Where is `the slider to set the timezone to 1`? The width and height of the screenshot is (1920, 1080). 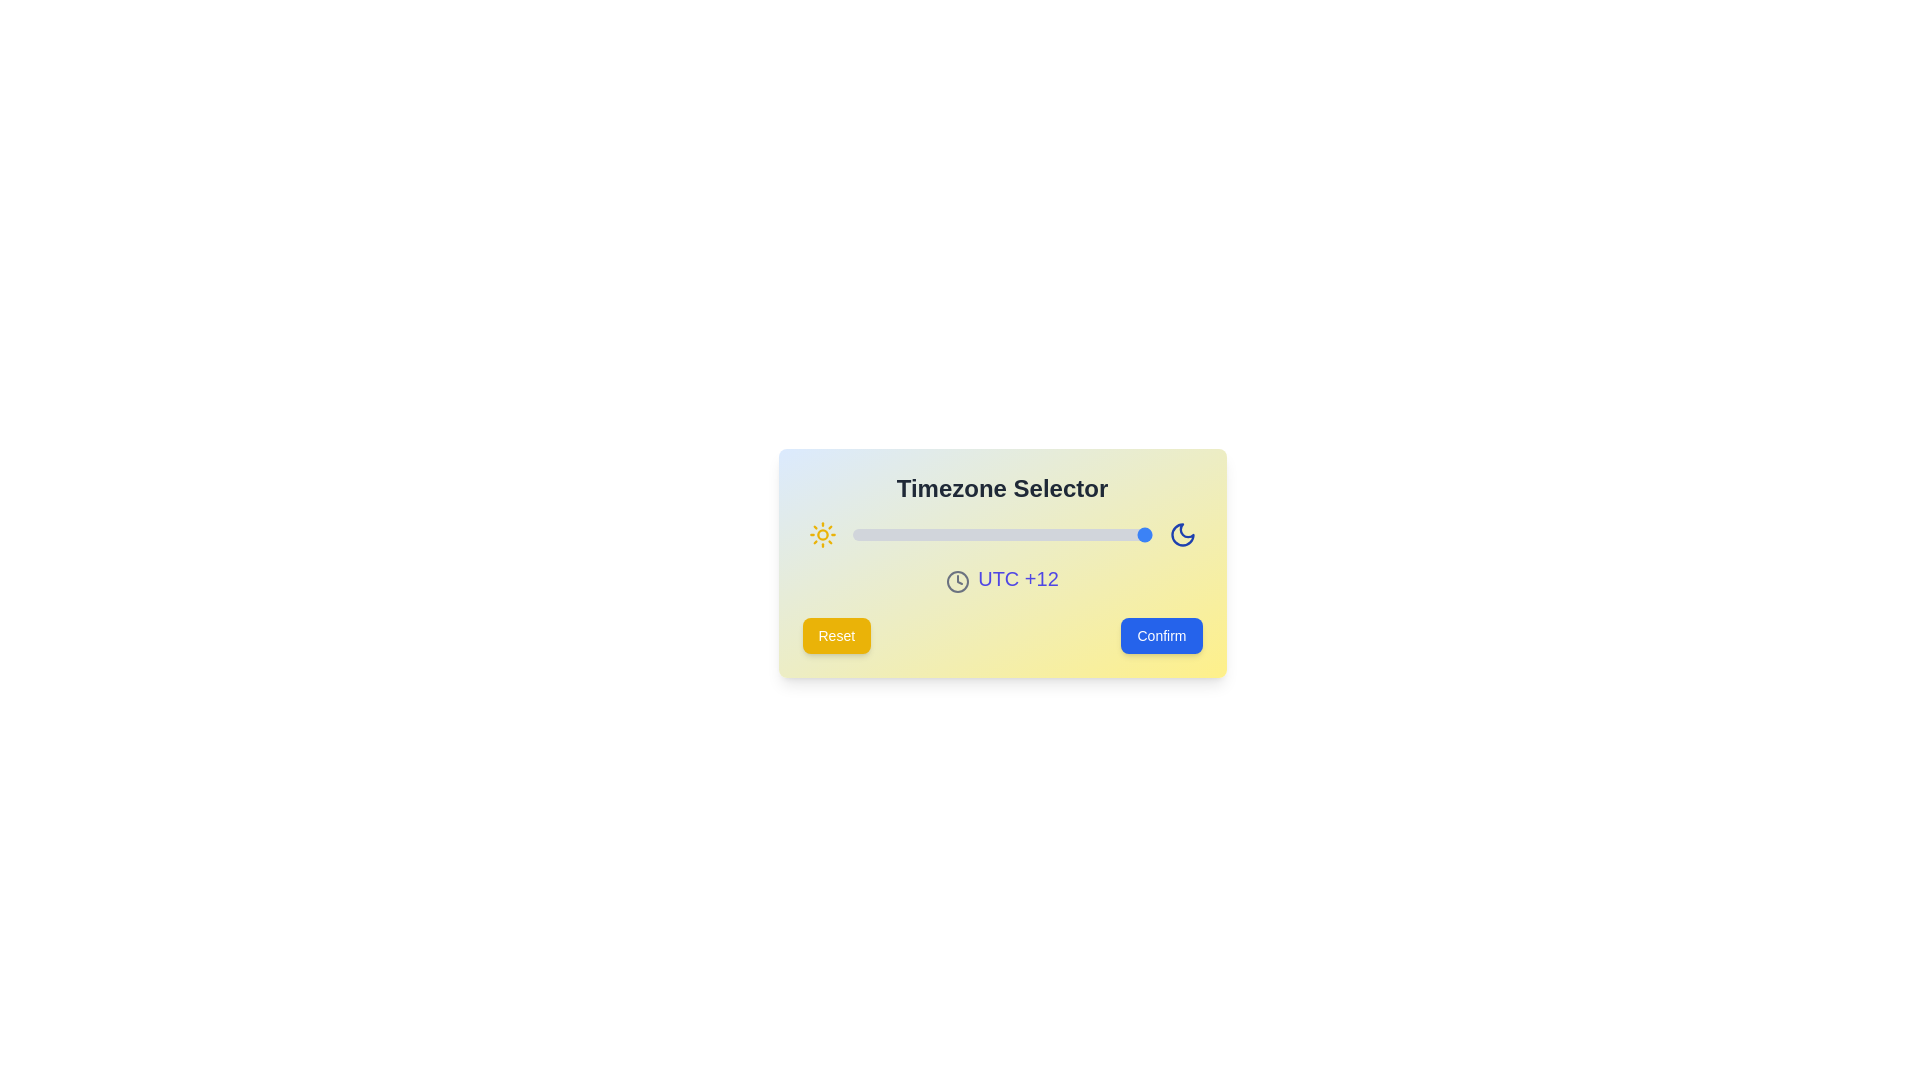 the slider to set the timezone to 1 is located at coordinates (1014, 534).